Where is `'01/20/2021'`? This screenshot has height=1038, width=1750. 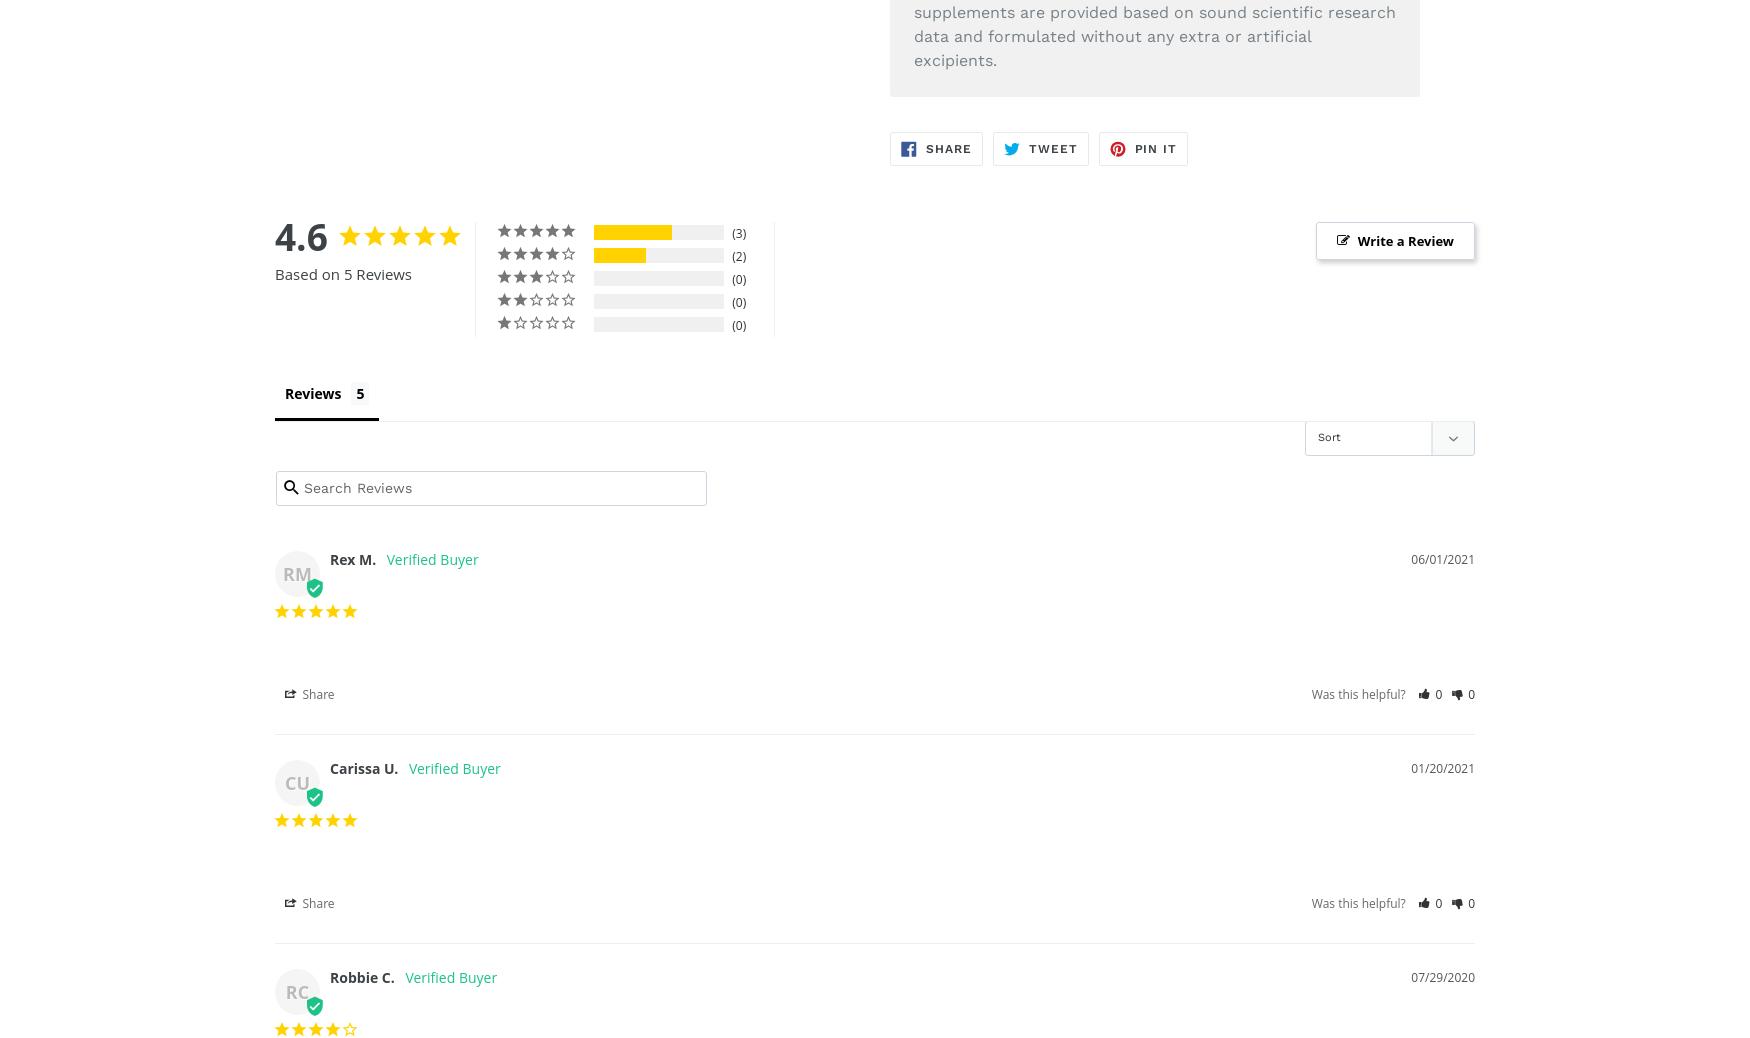 '01/20/2021' is located at coordinates (1410, 766).